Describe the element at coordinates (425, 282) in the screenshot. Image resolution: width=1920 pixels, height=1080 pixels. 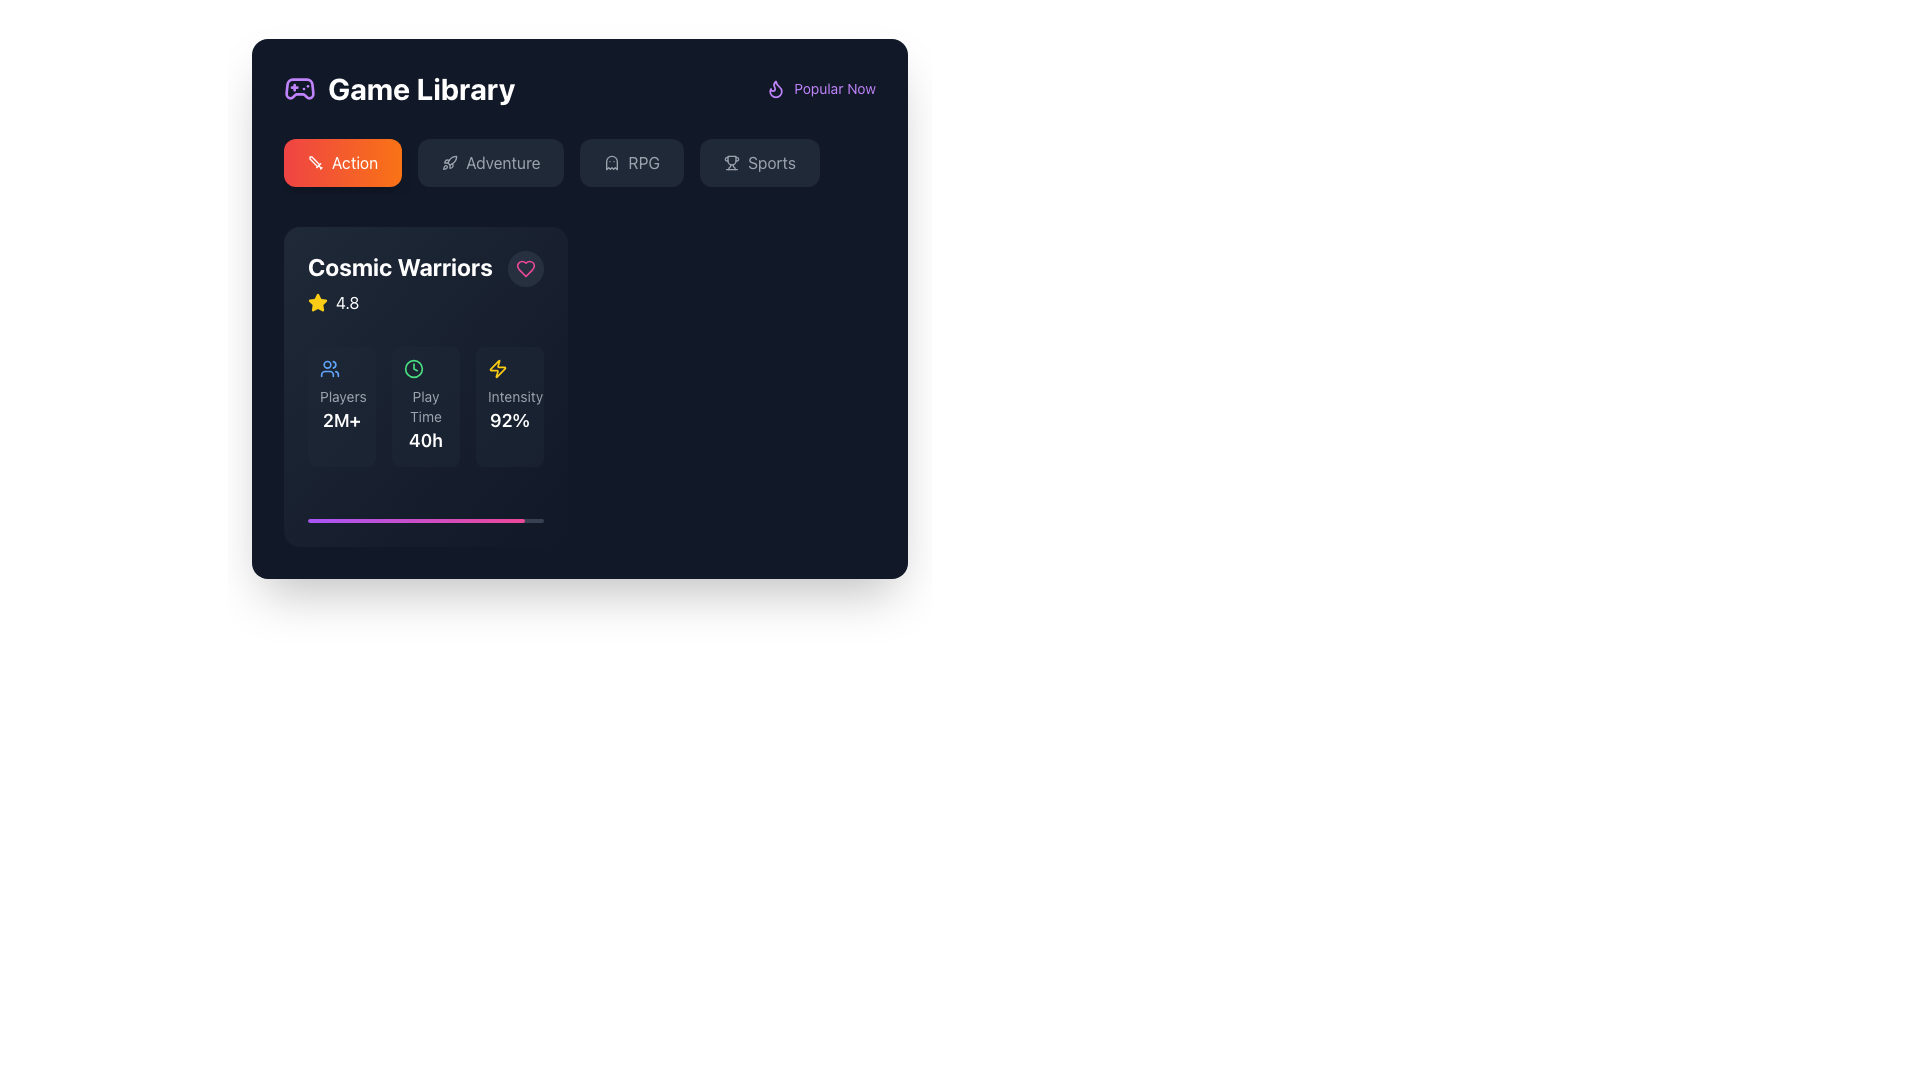
I see `the Text and icon display component that shows the game title 'Cosmic Warriors' with a star-rating of '4.8', located in the upper section of the card component` at that location.